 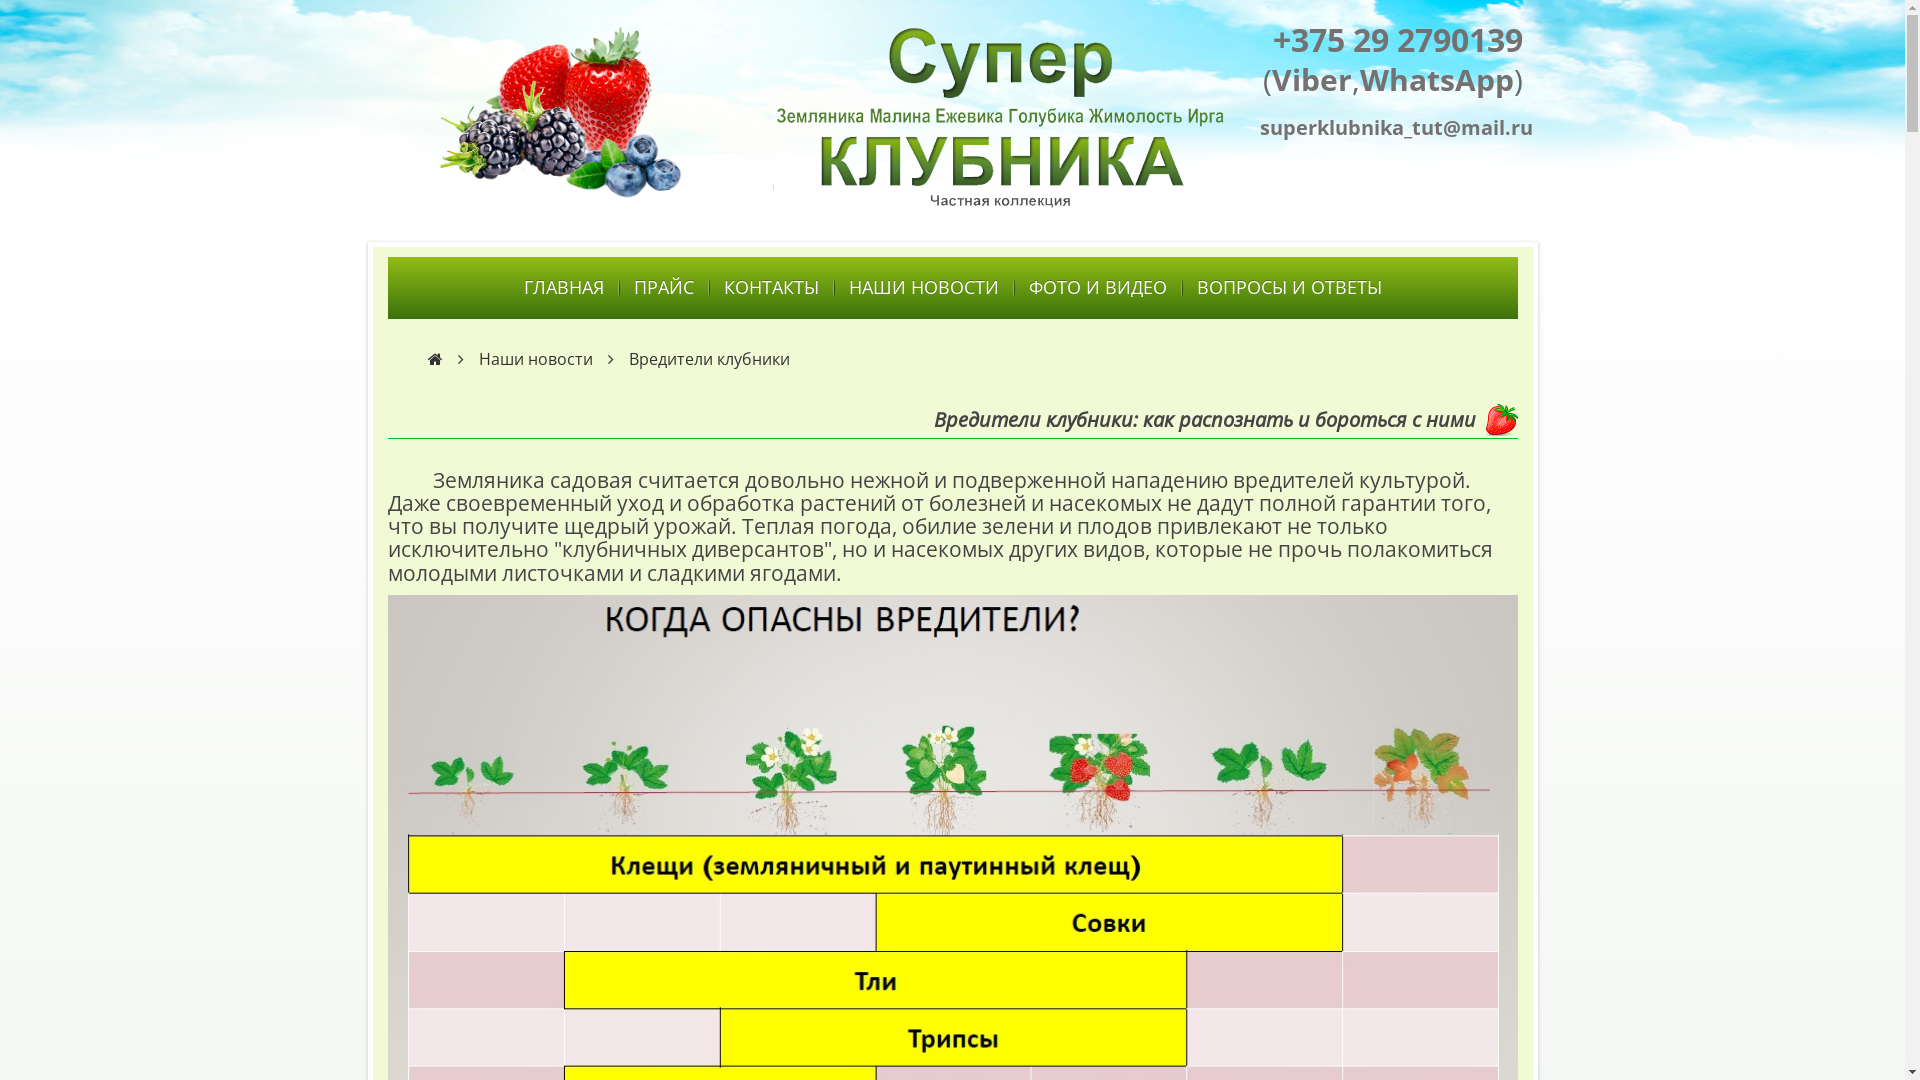 What do you see at coordinates (1435, 78) in the screenshot?
I see `'WhatsApp'` at bounding box center [1435, 78].